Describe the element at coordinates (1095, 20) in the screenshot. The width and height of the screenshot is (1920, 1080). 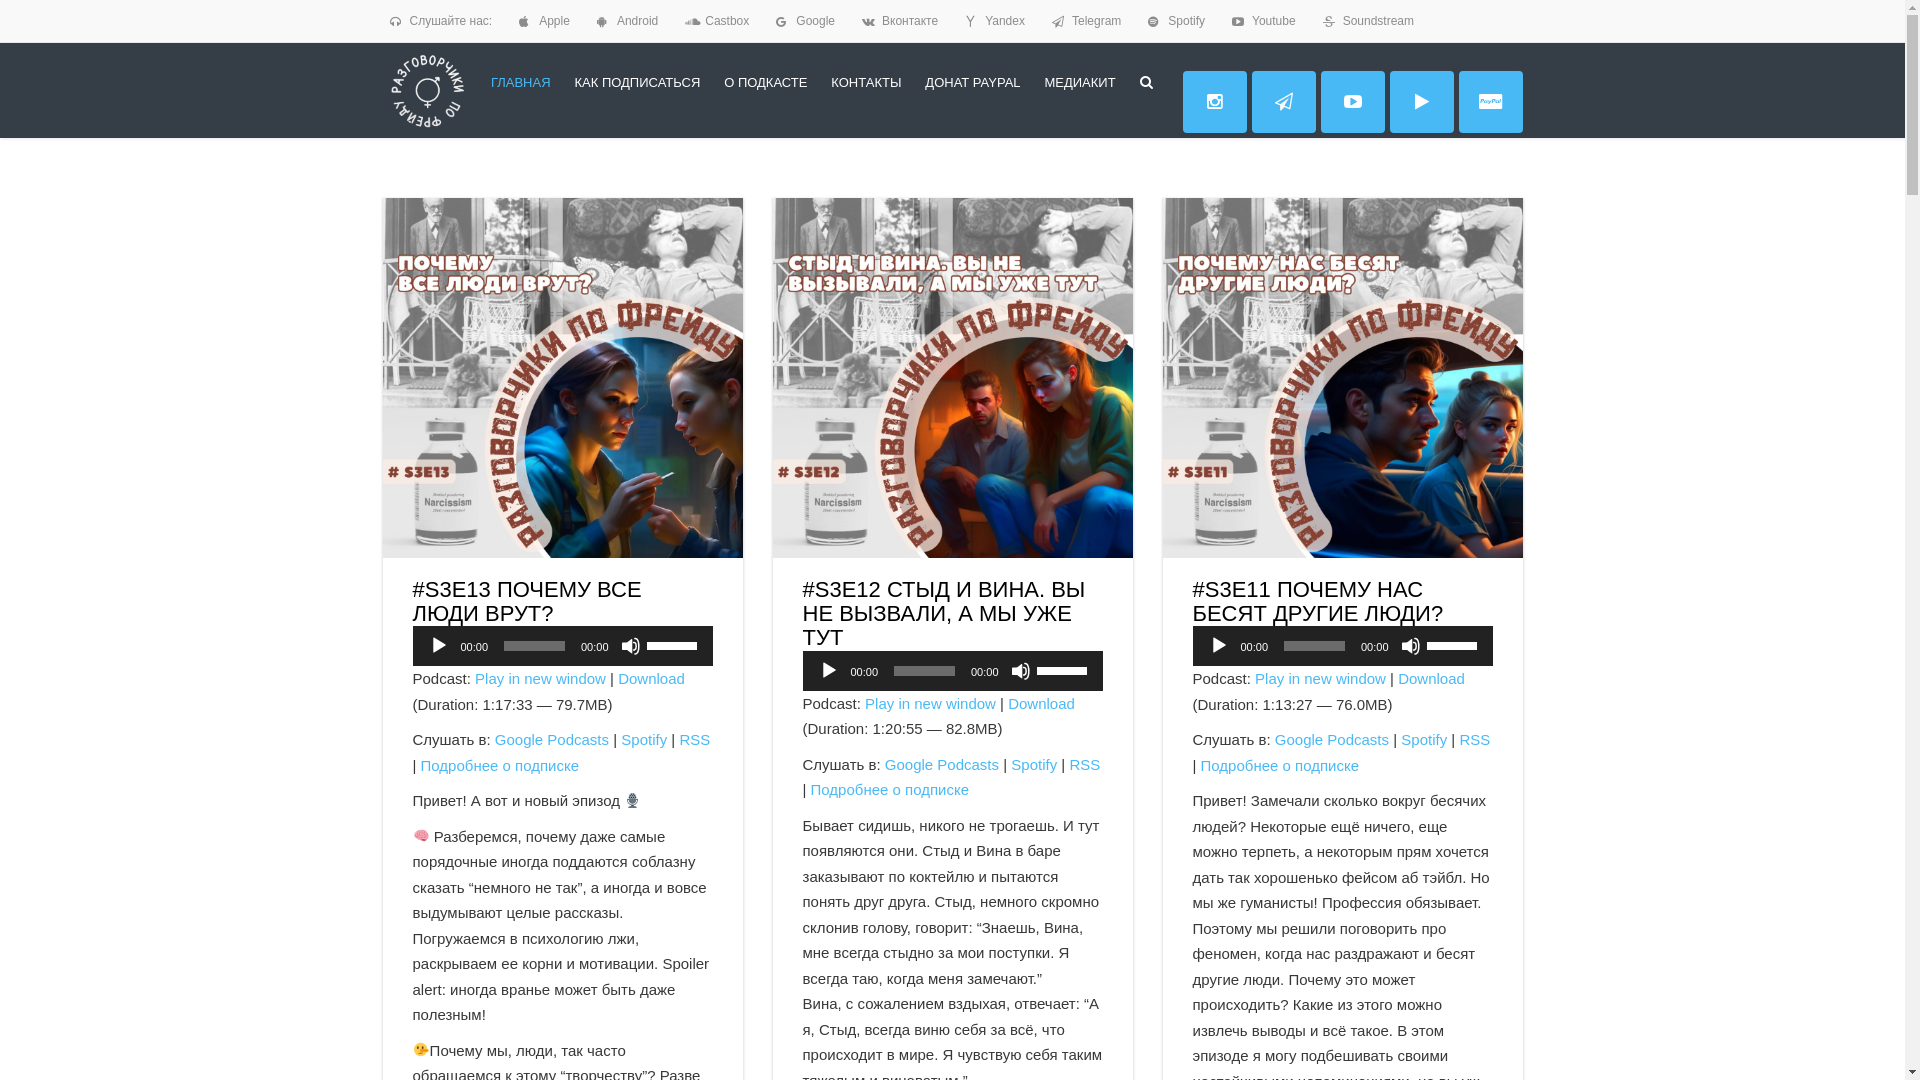
I see `'Telegram'` at that location.